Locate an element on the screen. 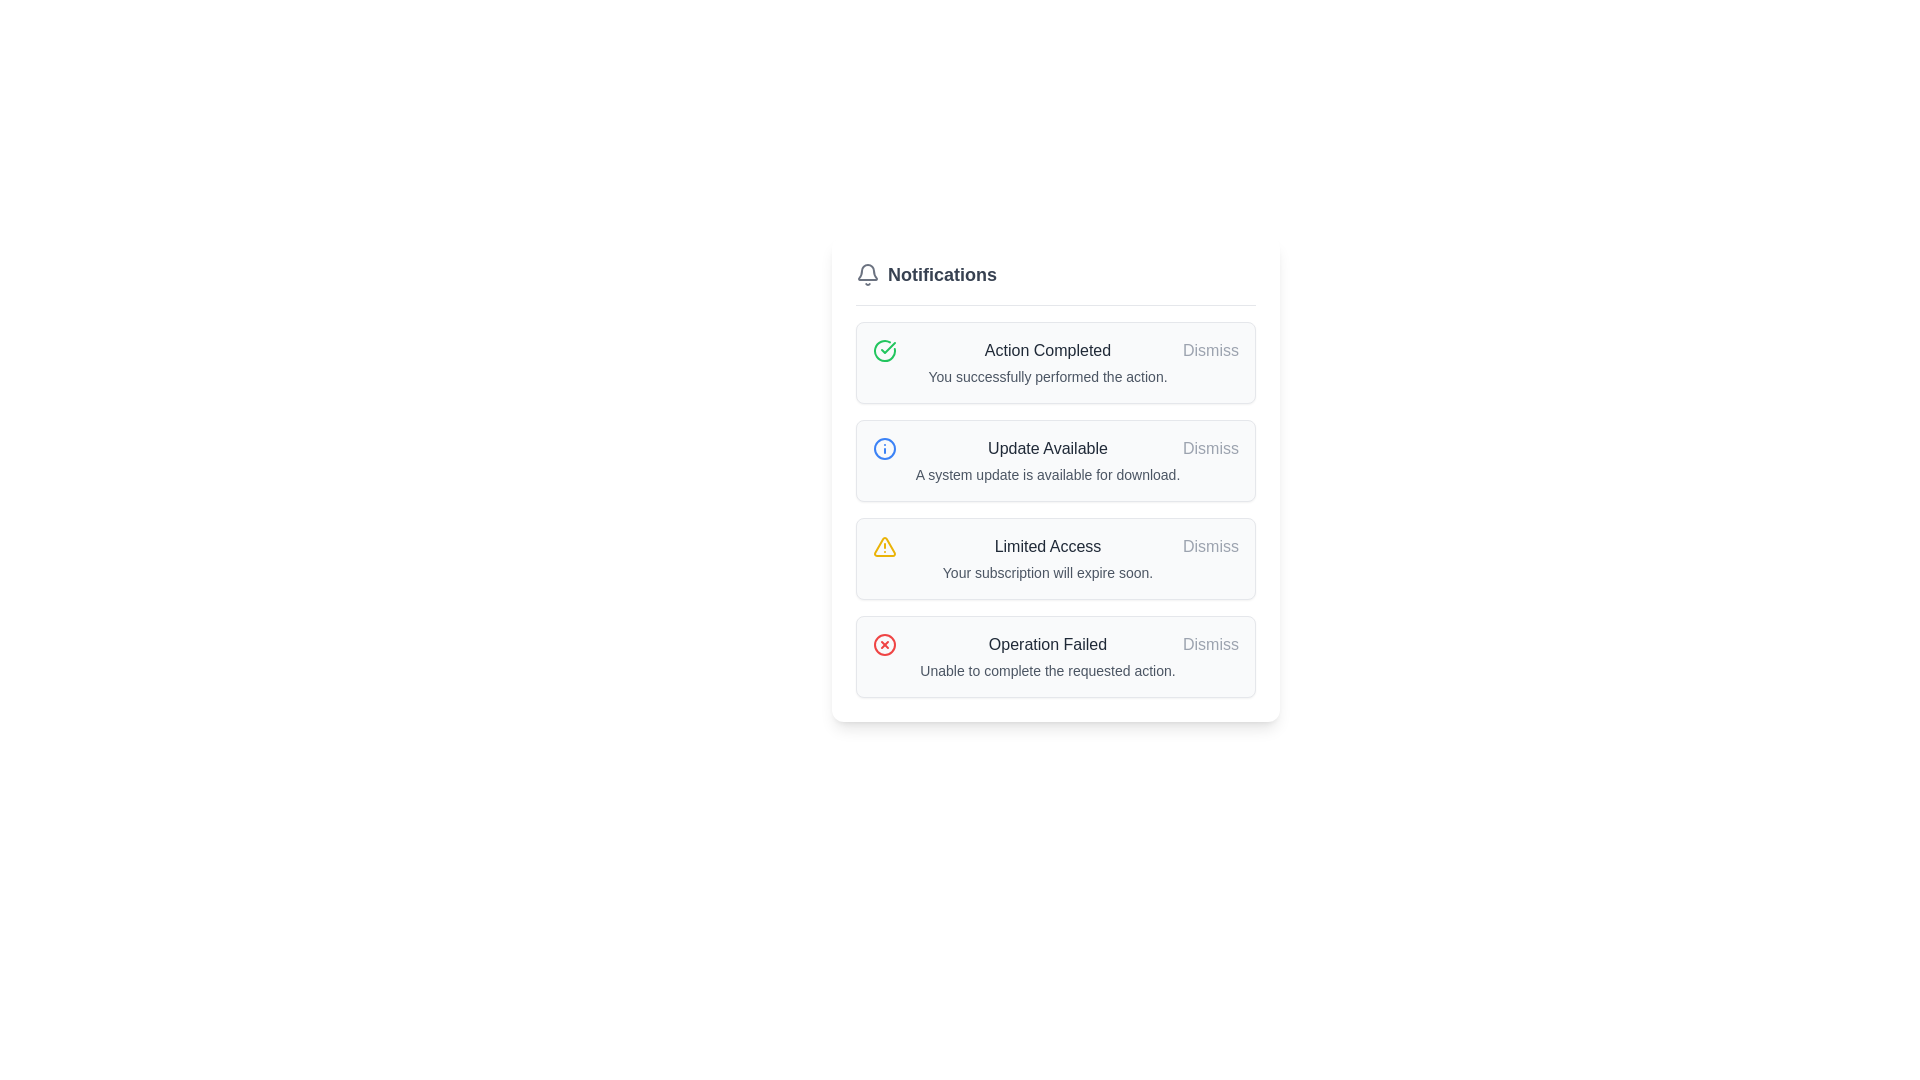 This screenshot has width=1920, height=1080. the notification icon located in the top-left corner of the 'Notifications' section, which indicates the presence of alerts or updates is located at coordinates (868, 272).